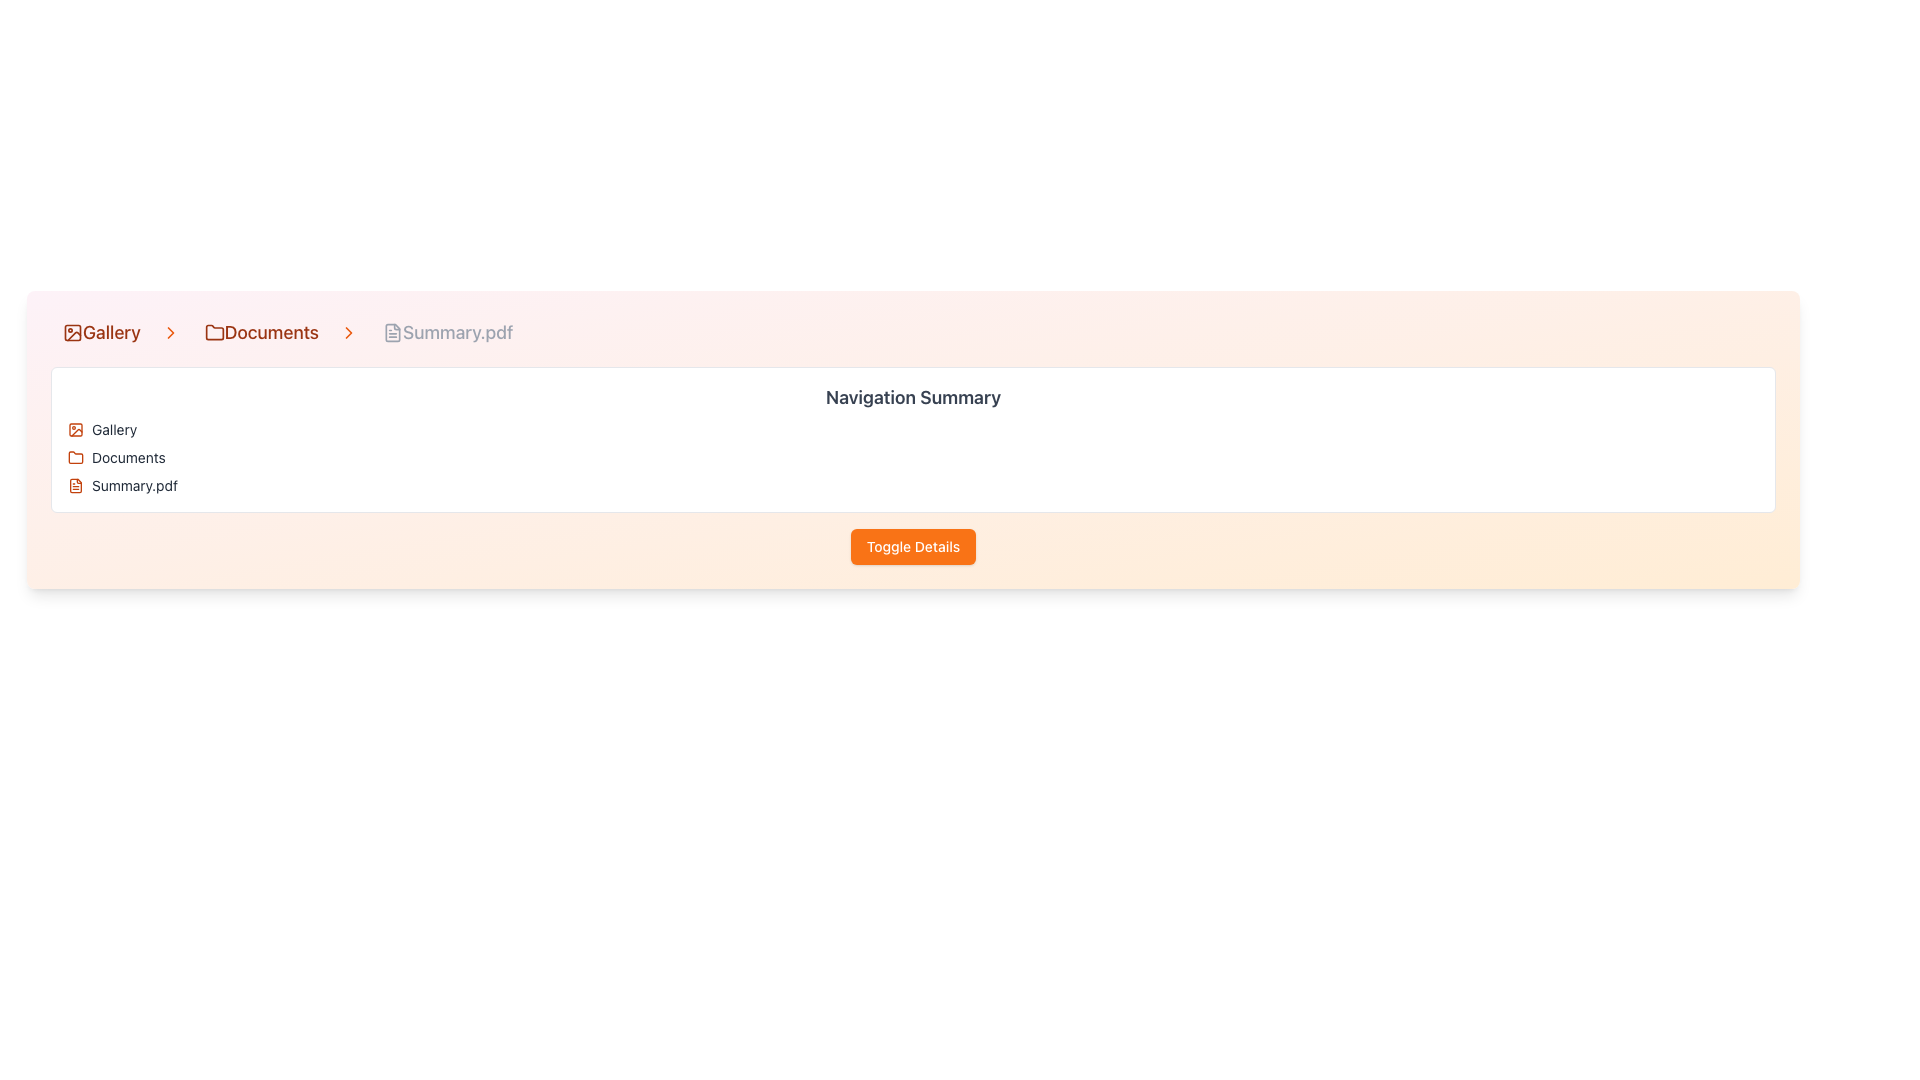  I want to click on the breadcrumb link labeled 'Documents', which features a folder icon on the left and an arrow on the right, for visual feedback, so click(274, 331).